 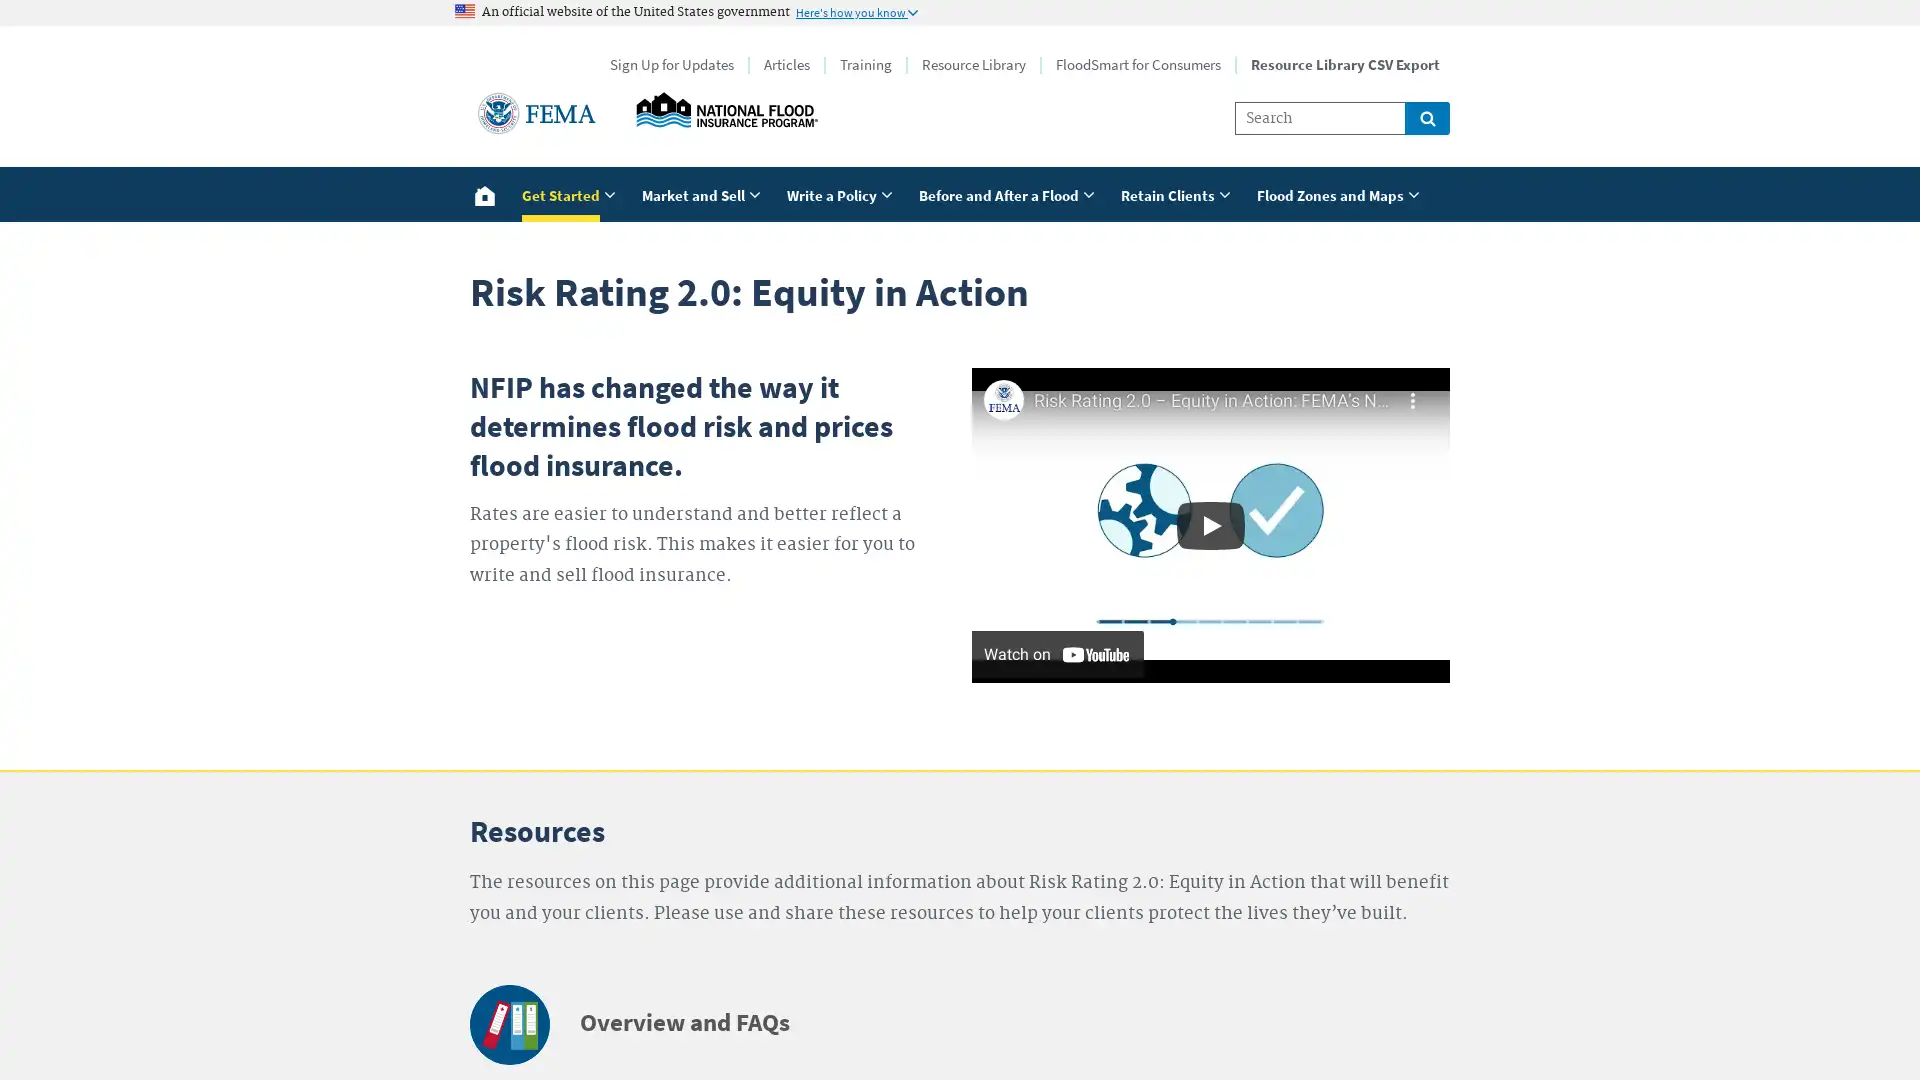 I want to click on Use <enter> and shift + <enter> to open and close the drop down to sub-menus, so click(x=704, y=193).